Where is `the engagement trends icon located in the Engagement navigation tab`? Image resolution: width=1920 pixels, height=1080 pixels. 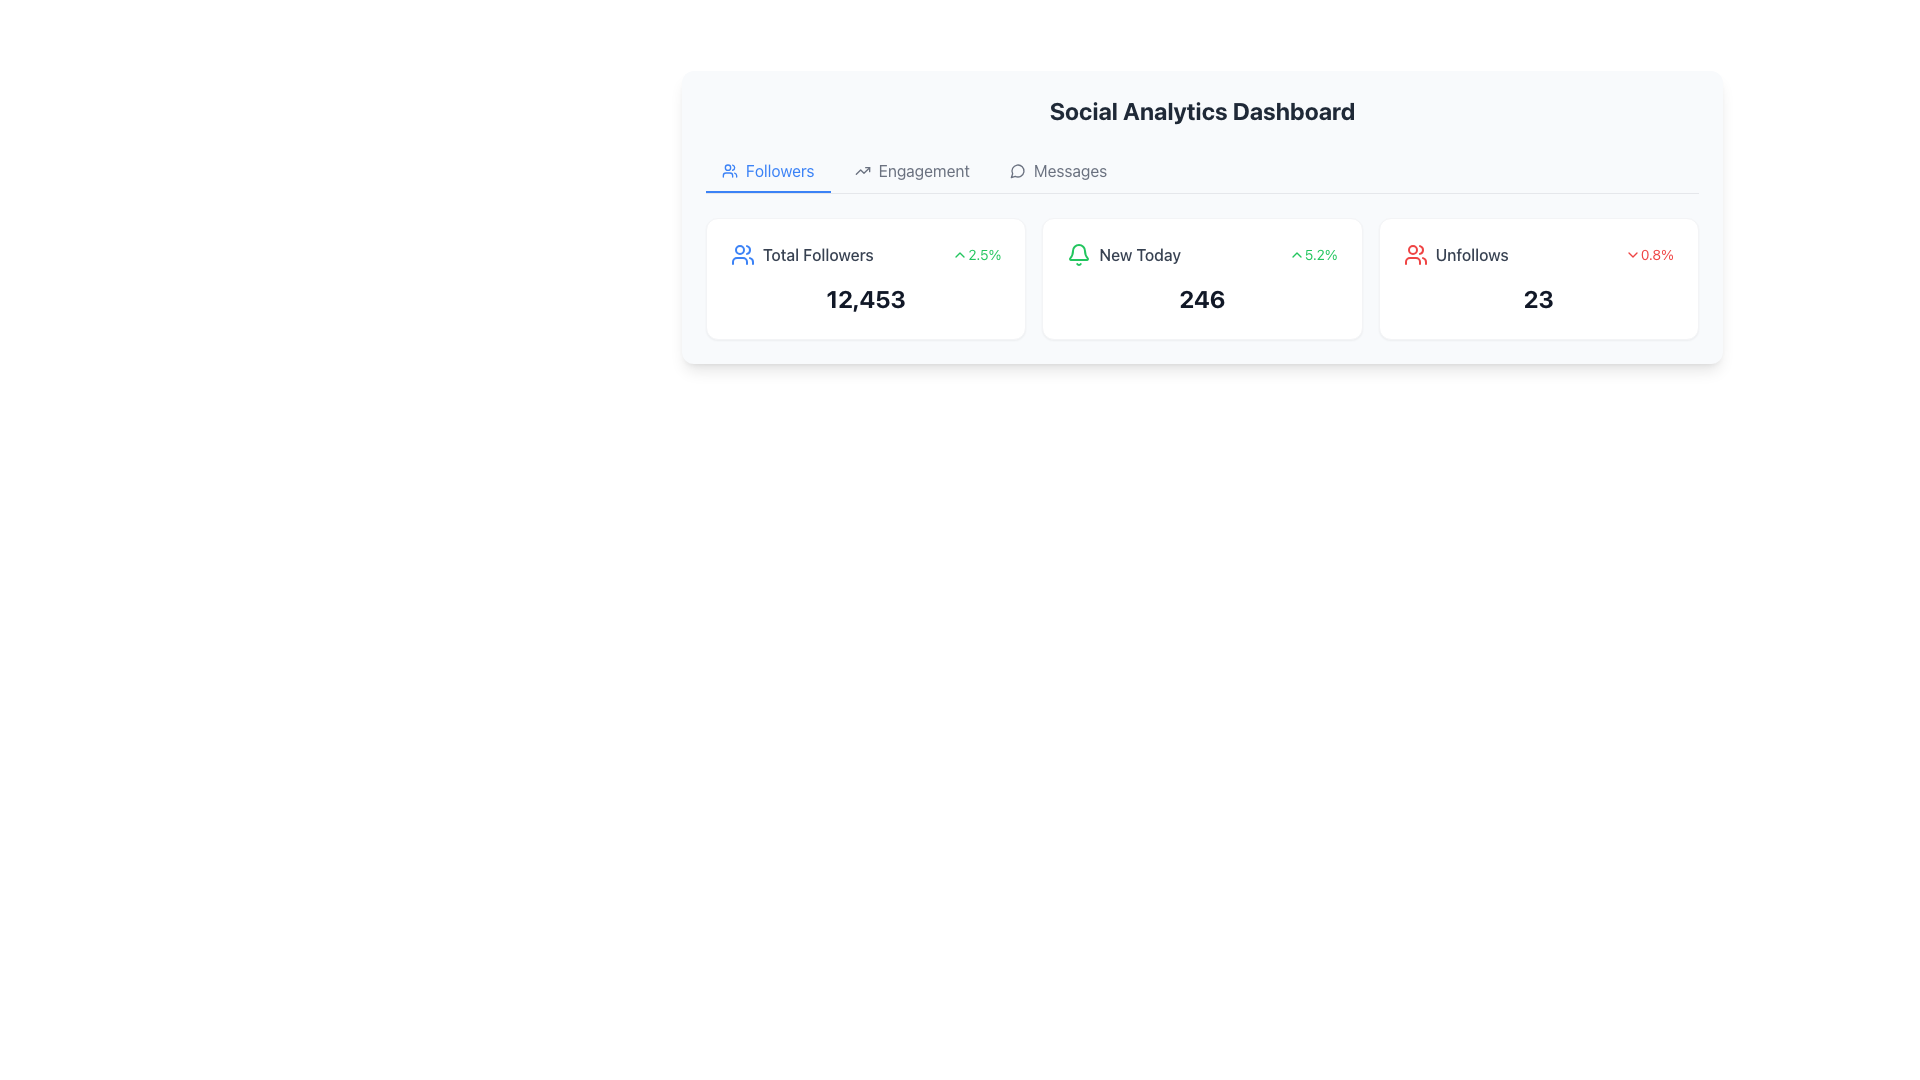
the engagement trends icon located in the Engagement navigation tab is located at coordinates (862, 169).